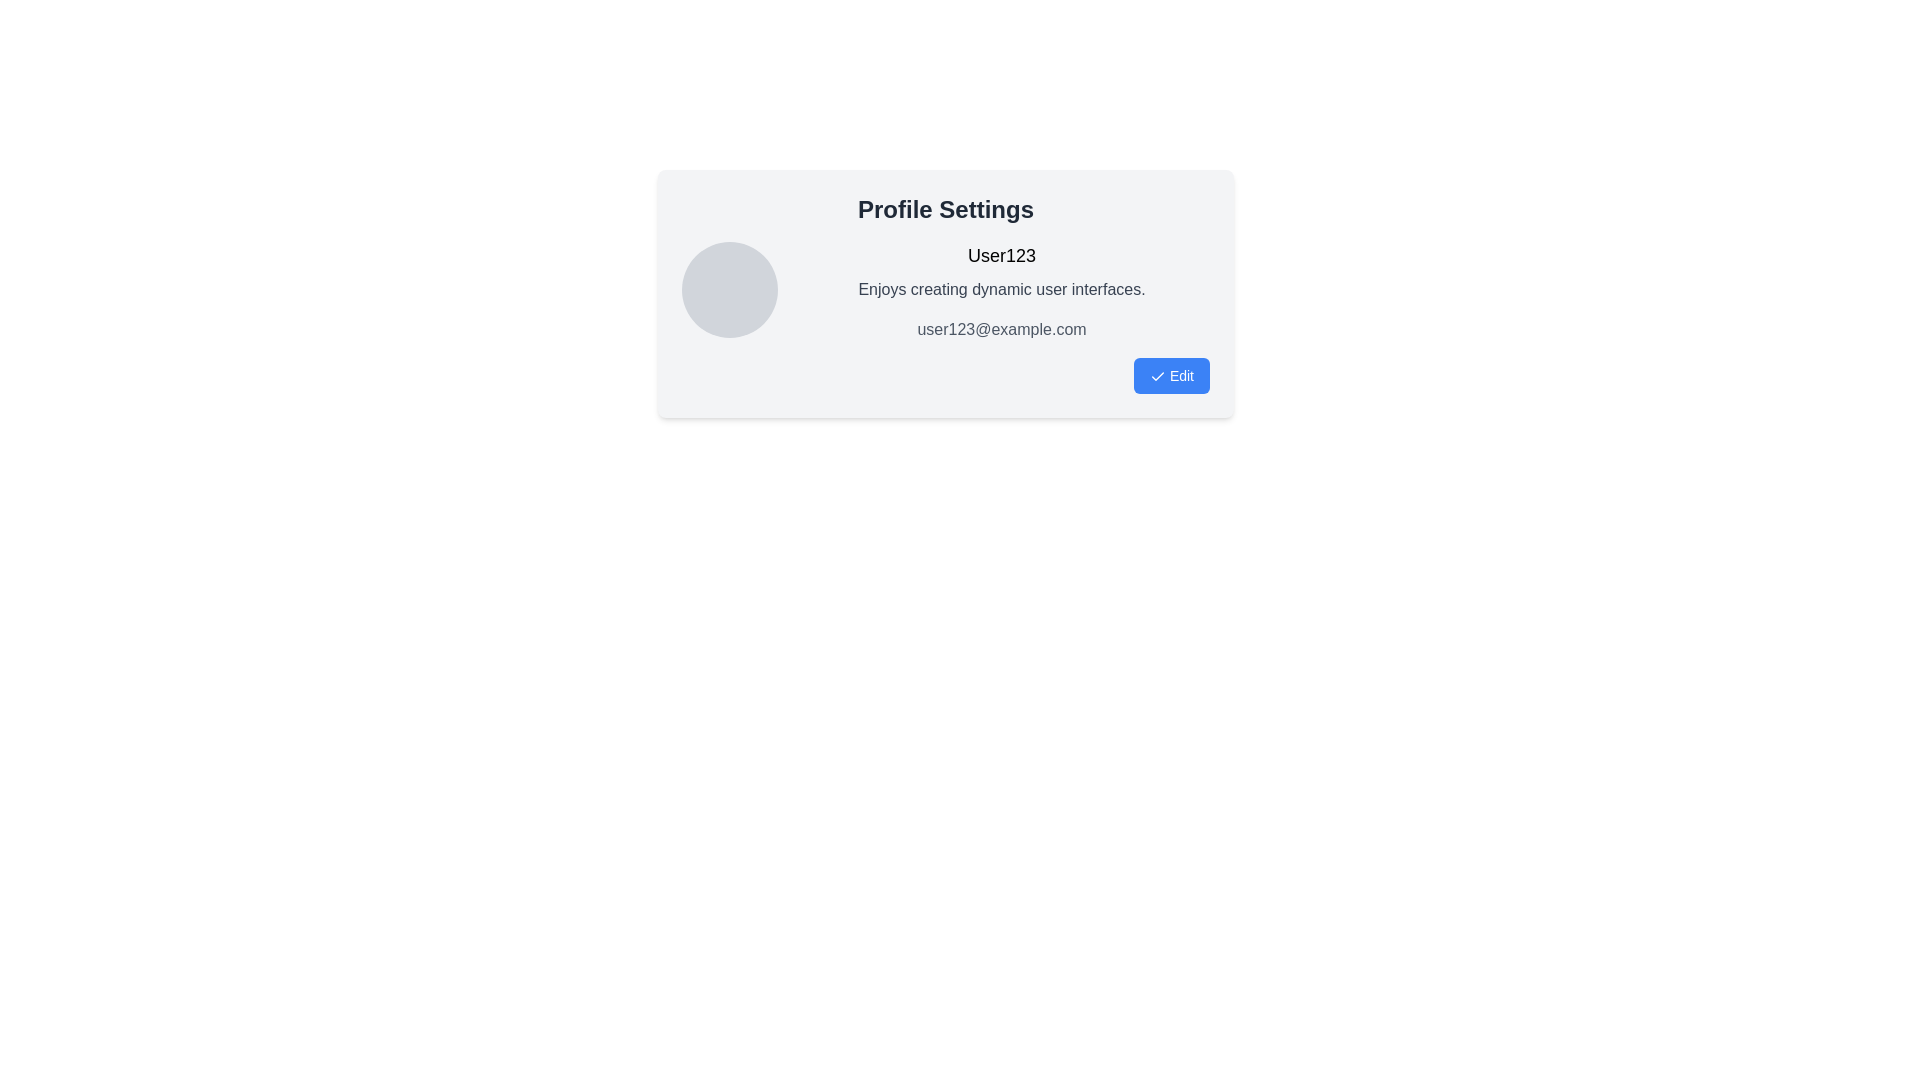  I want to click on the text label stating 'Enjoys creating dynamic user interfaces.' which is centrally located in the interface, positioned below 'User123' and above 'user123@example.com', so click(1002, 289).